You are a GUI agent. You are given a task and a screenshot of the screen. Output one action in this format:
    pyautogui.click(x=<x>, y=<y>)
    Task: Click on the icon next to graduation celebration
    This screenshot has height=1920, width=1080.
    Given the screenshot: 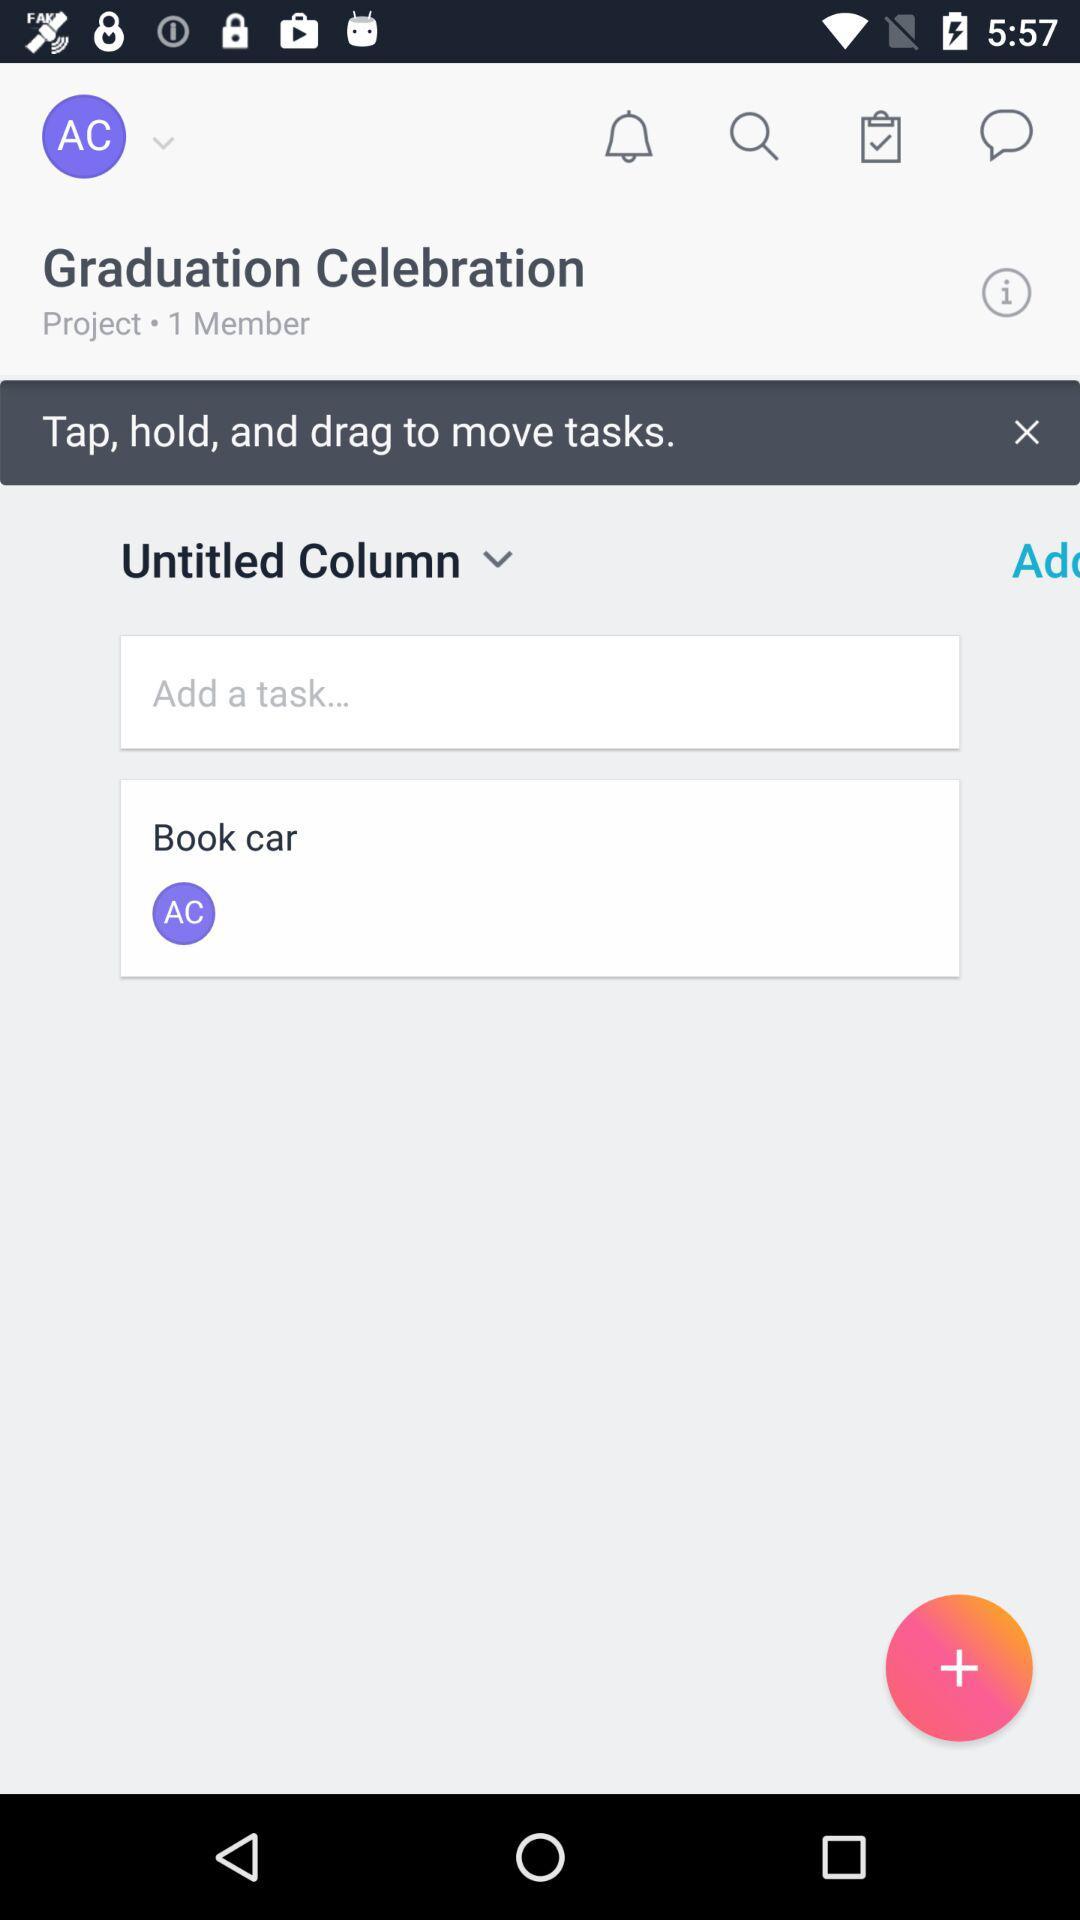 What is the action you would take?
    pyautogui.click(x=1006, y=291)
    